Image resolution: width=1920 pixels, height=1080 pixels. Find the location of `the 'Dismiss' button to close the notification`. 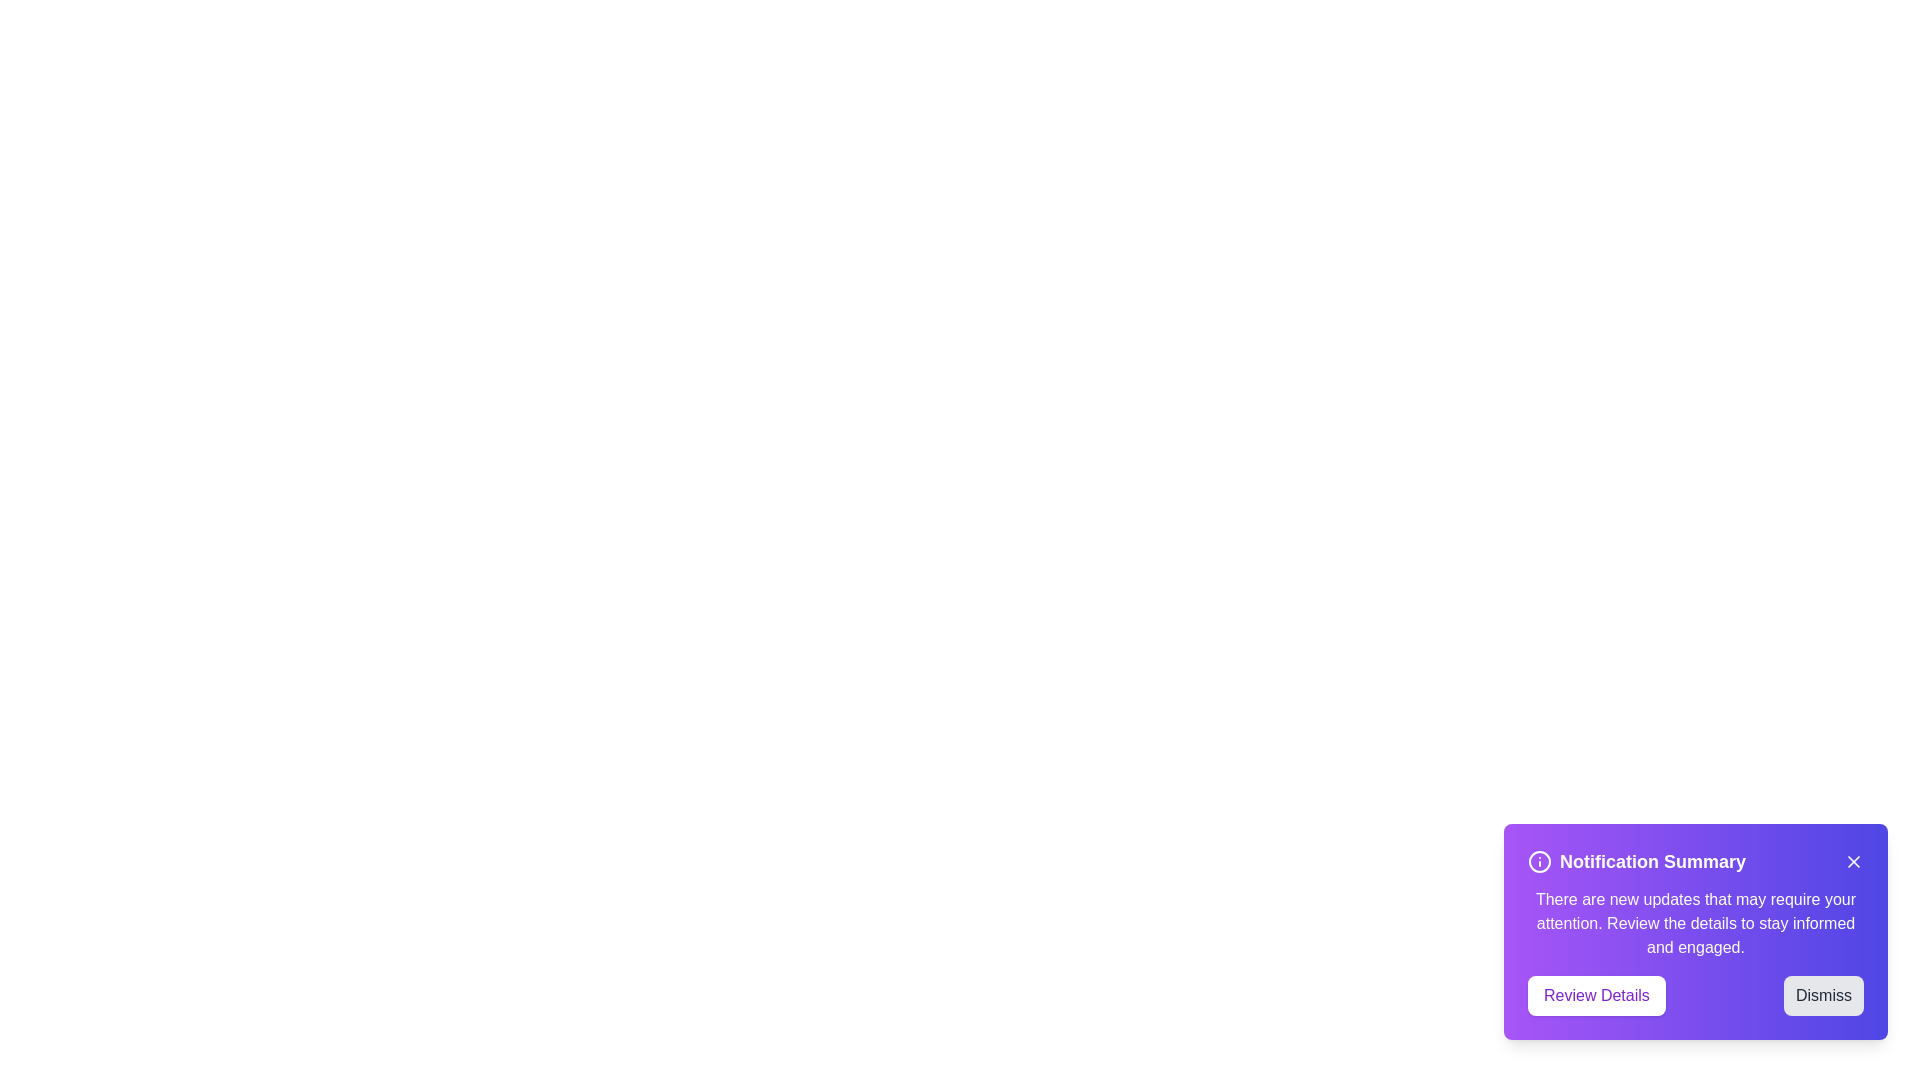

the 'Dismiss' button to close the notification is located at coordinates (1824, 995).